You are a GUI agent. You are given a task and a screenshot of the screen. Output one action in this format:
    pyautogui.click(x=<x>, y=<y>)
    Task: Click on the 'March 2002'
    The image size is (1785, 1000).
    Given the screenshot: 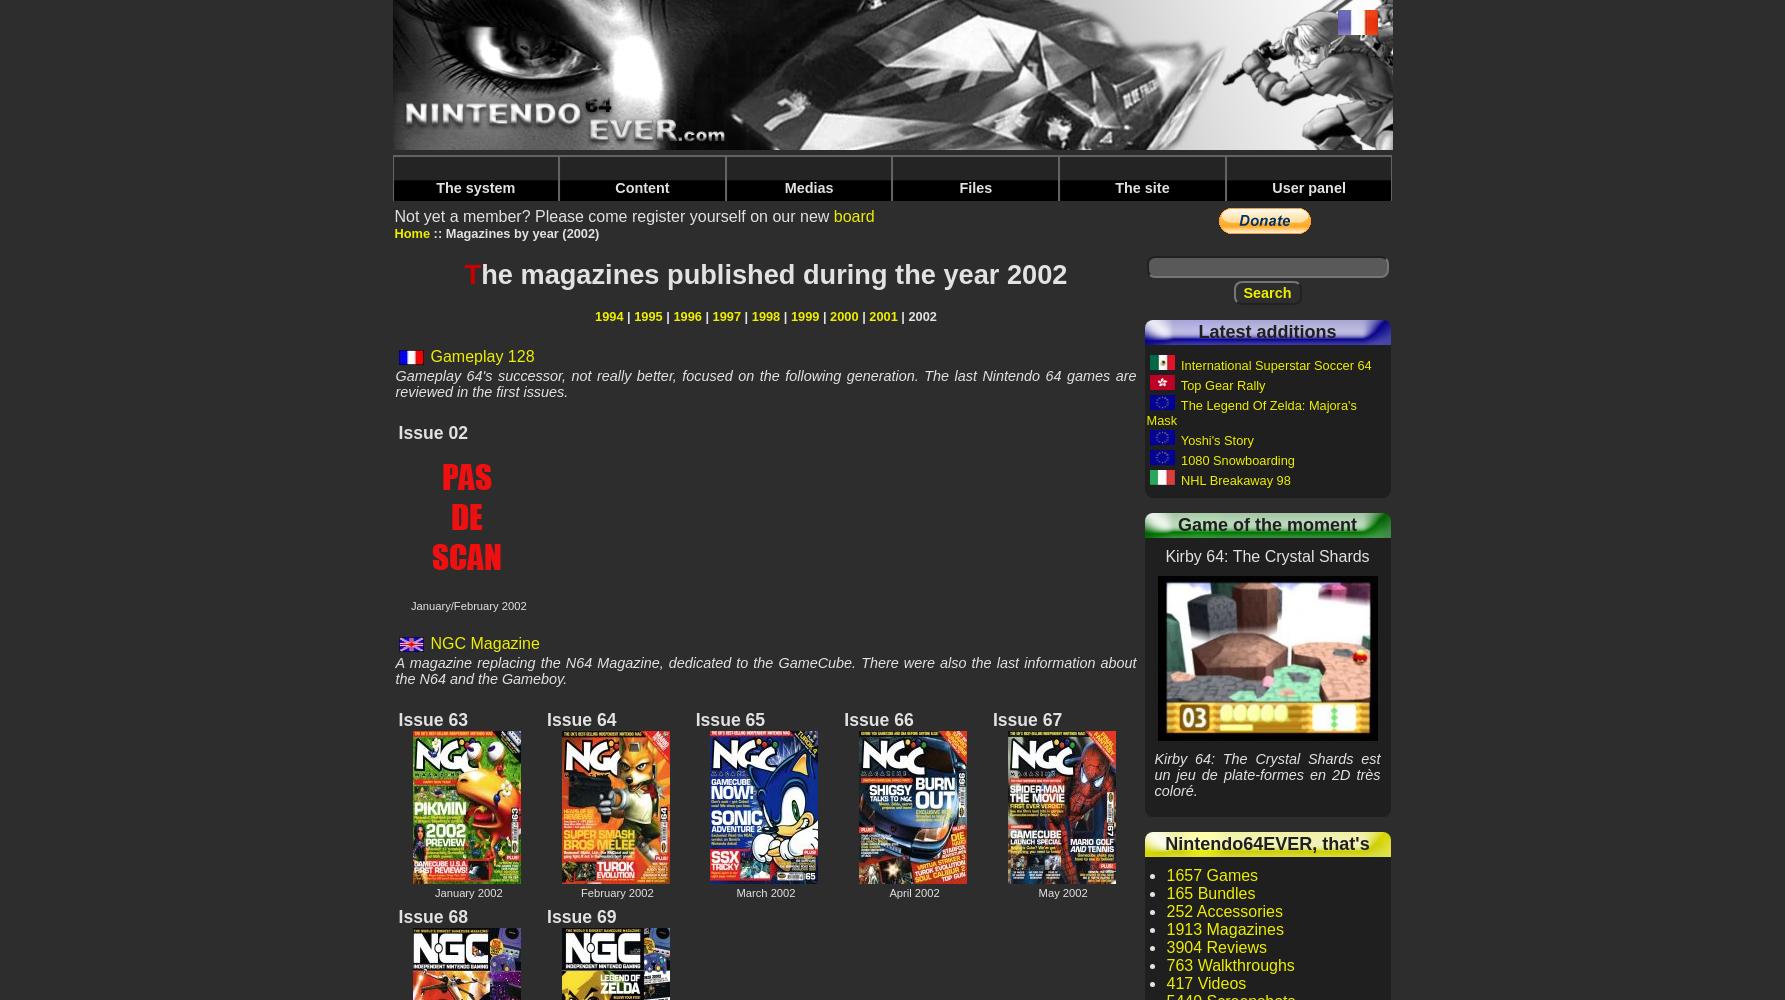 What is the action you would take?
    pyautogui.click(x=765, y=893)
    